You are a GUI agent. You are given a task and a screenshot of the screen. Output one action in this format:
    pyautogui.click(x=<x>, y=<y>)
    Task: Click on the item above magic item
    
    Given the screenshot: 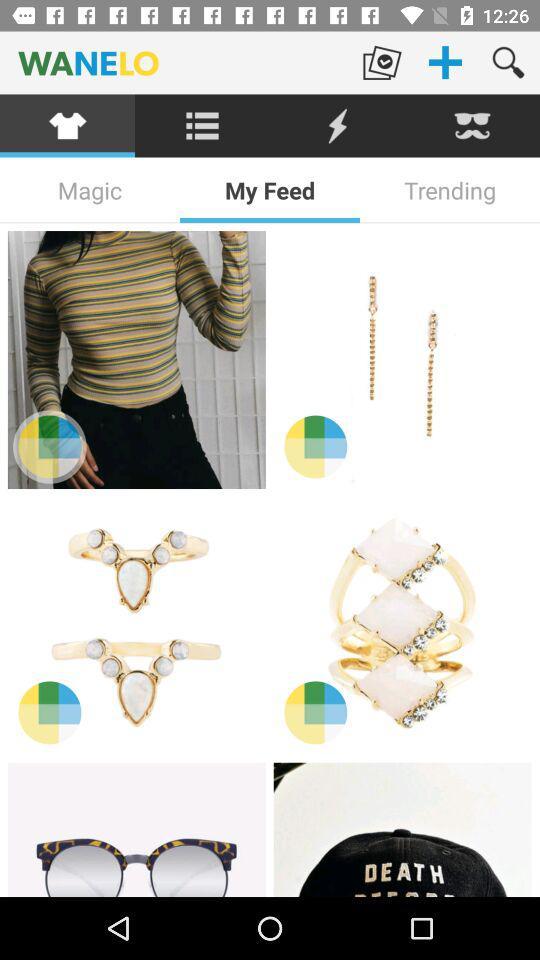 What is the action you would take?
    pyautogui.click(x=202, y=125)
    